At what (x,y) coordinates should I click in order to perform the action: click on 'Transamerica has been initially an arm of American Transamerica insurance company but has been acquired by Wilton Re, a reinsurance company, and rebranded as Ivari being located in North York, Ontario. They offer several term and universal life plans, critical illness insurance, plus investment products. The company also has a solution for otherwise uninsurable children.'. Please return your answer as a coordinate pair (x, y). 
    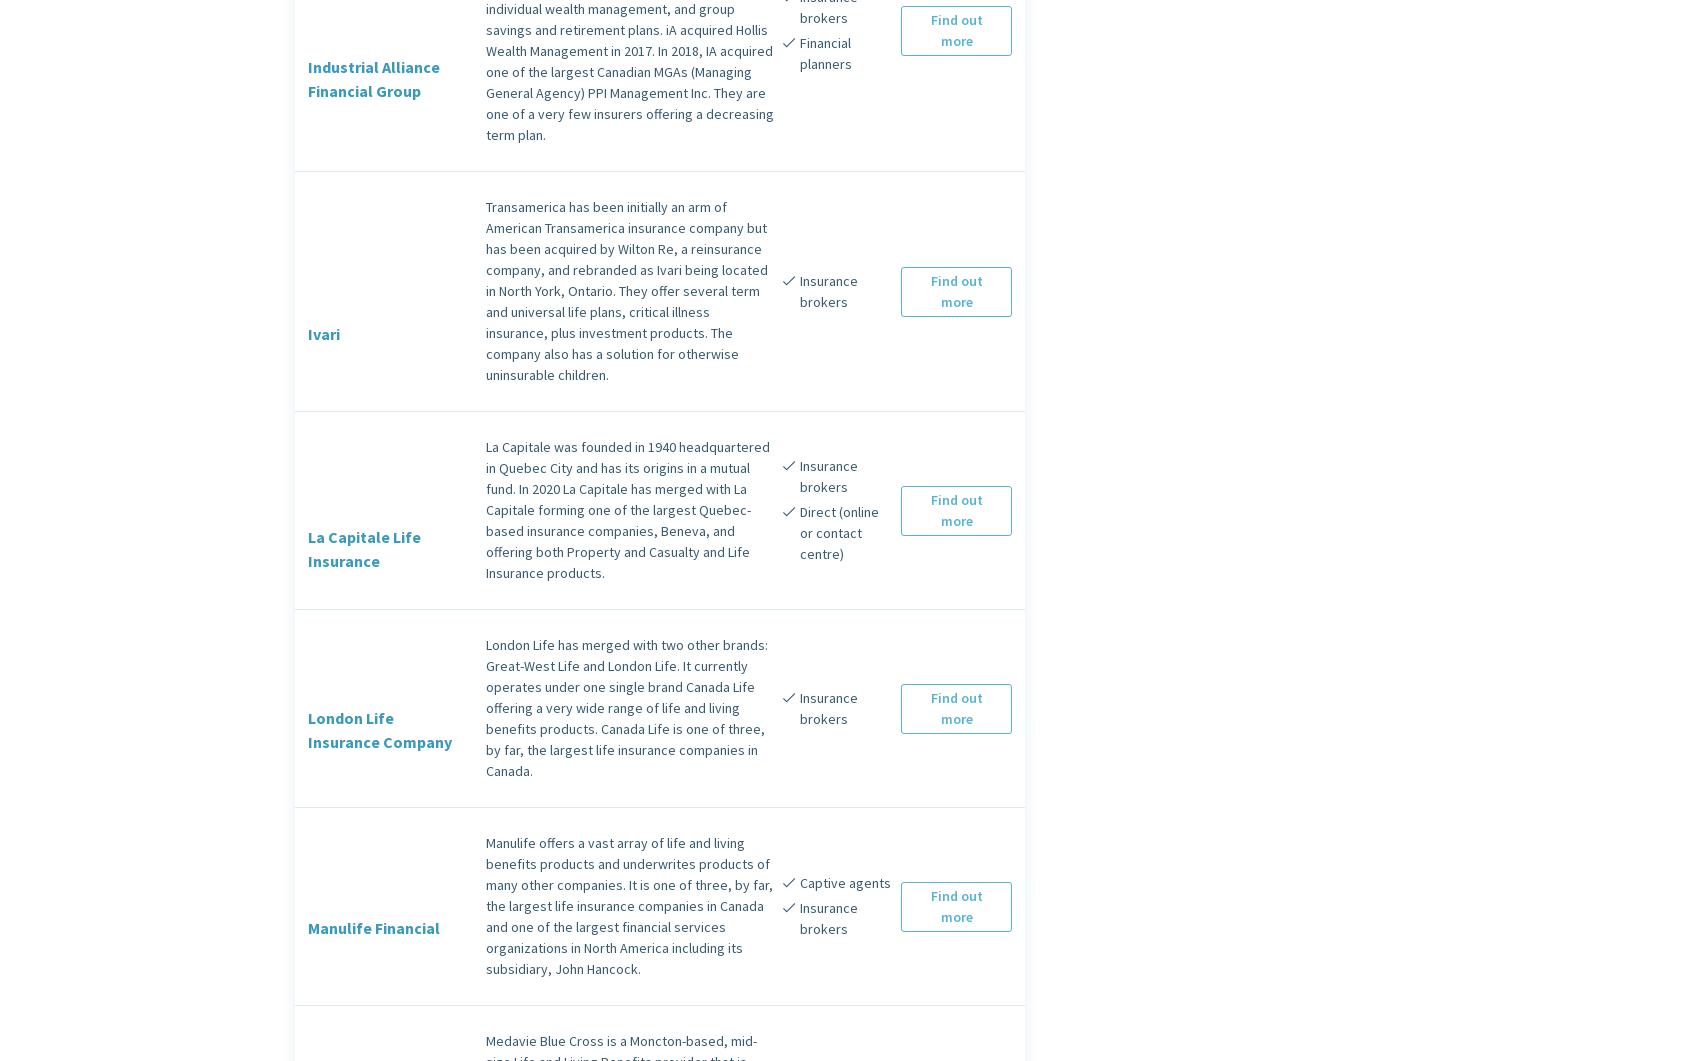
    Looking at the image, I should click on (486, 290).